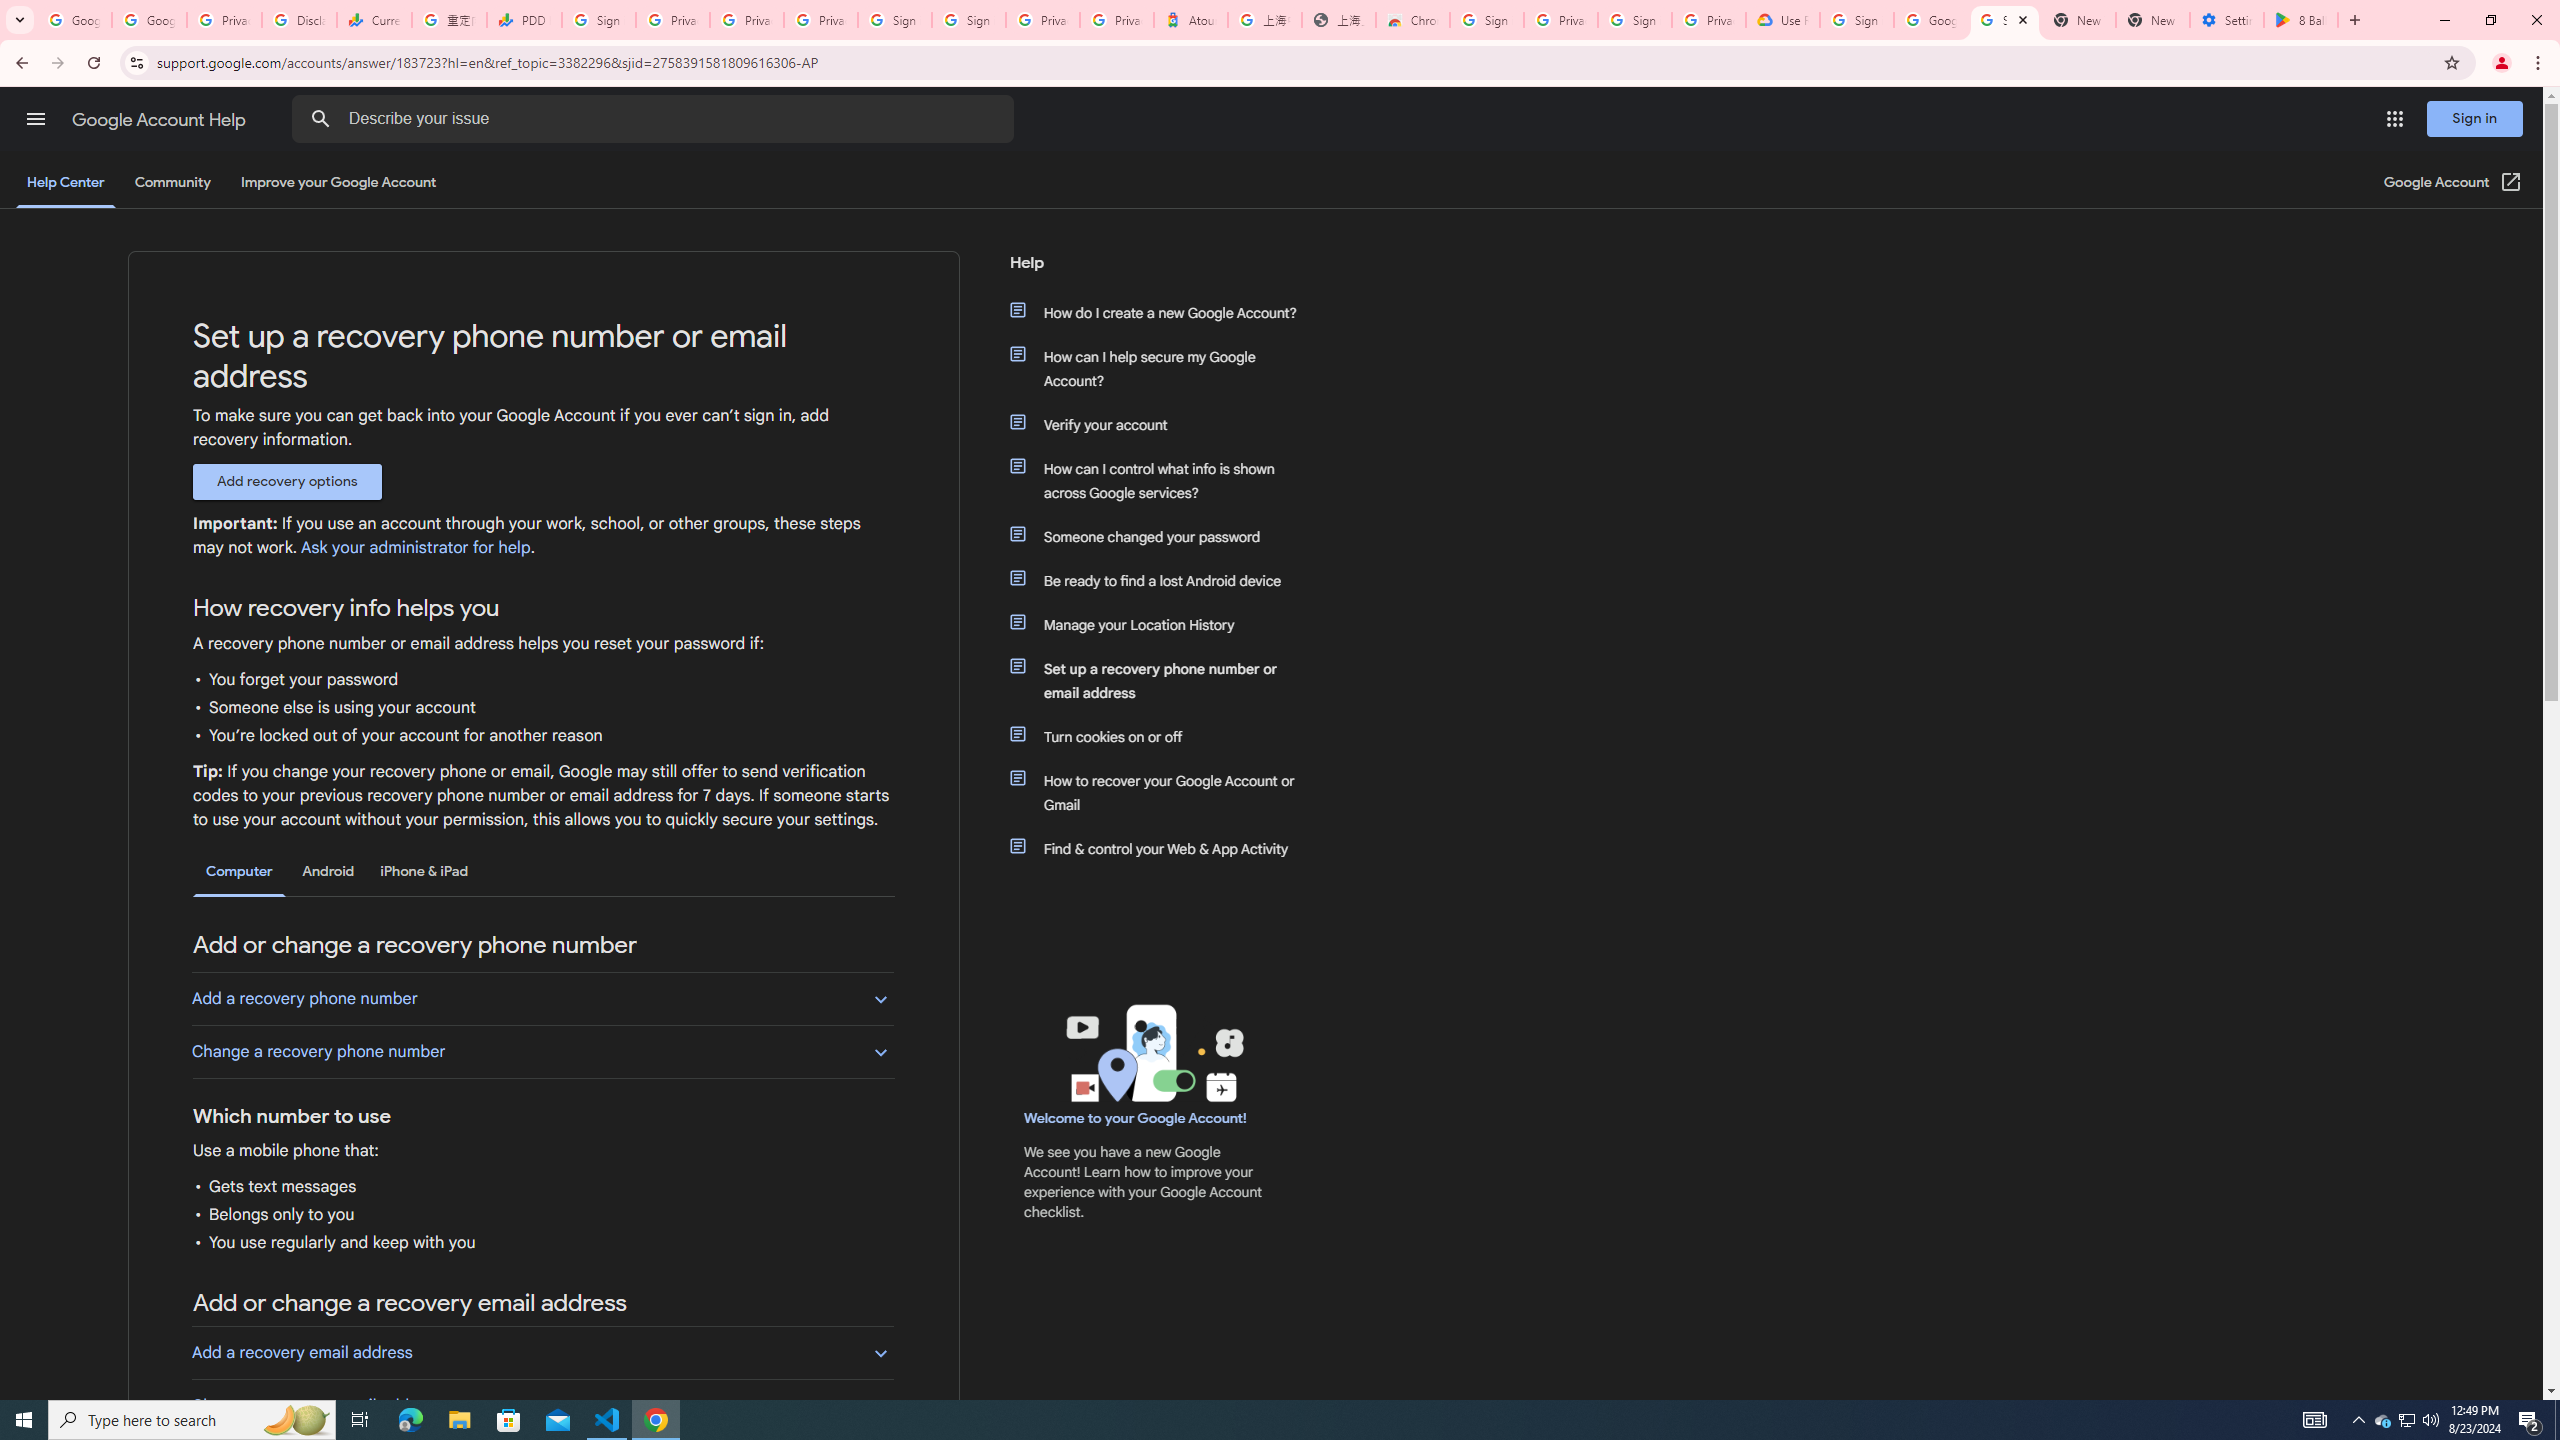  What do you see at coordinates (1162, 479) in the screenshot?
I see `'How can I control what info is shown across Google services?'` at bounding box center [1162, 479].